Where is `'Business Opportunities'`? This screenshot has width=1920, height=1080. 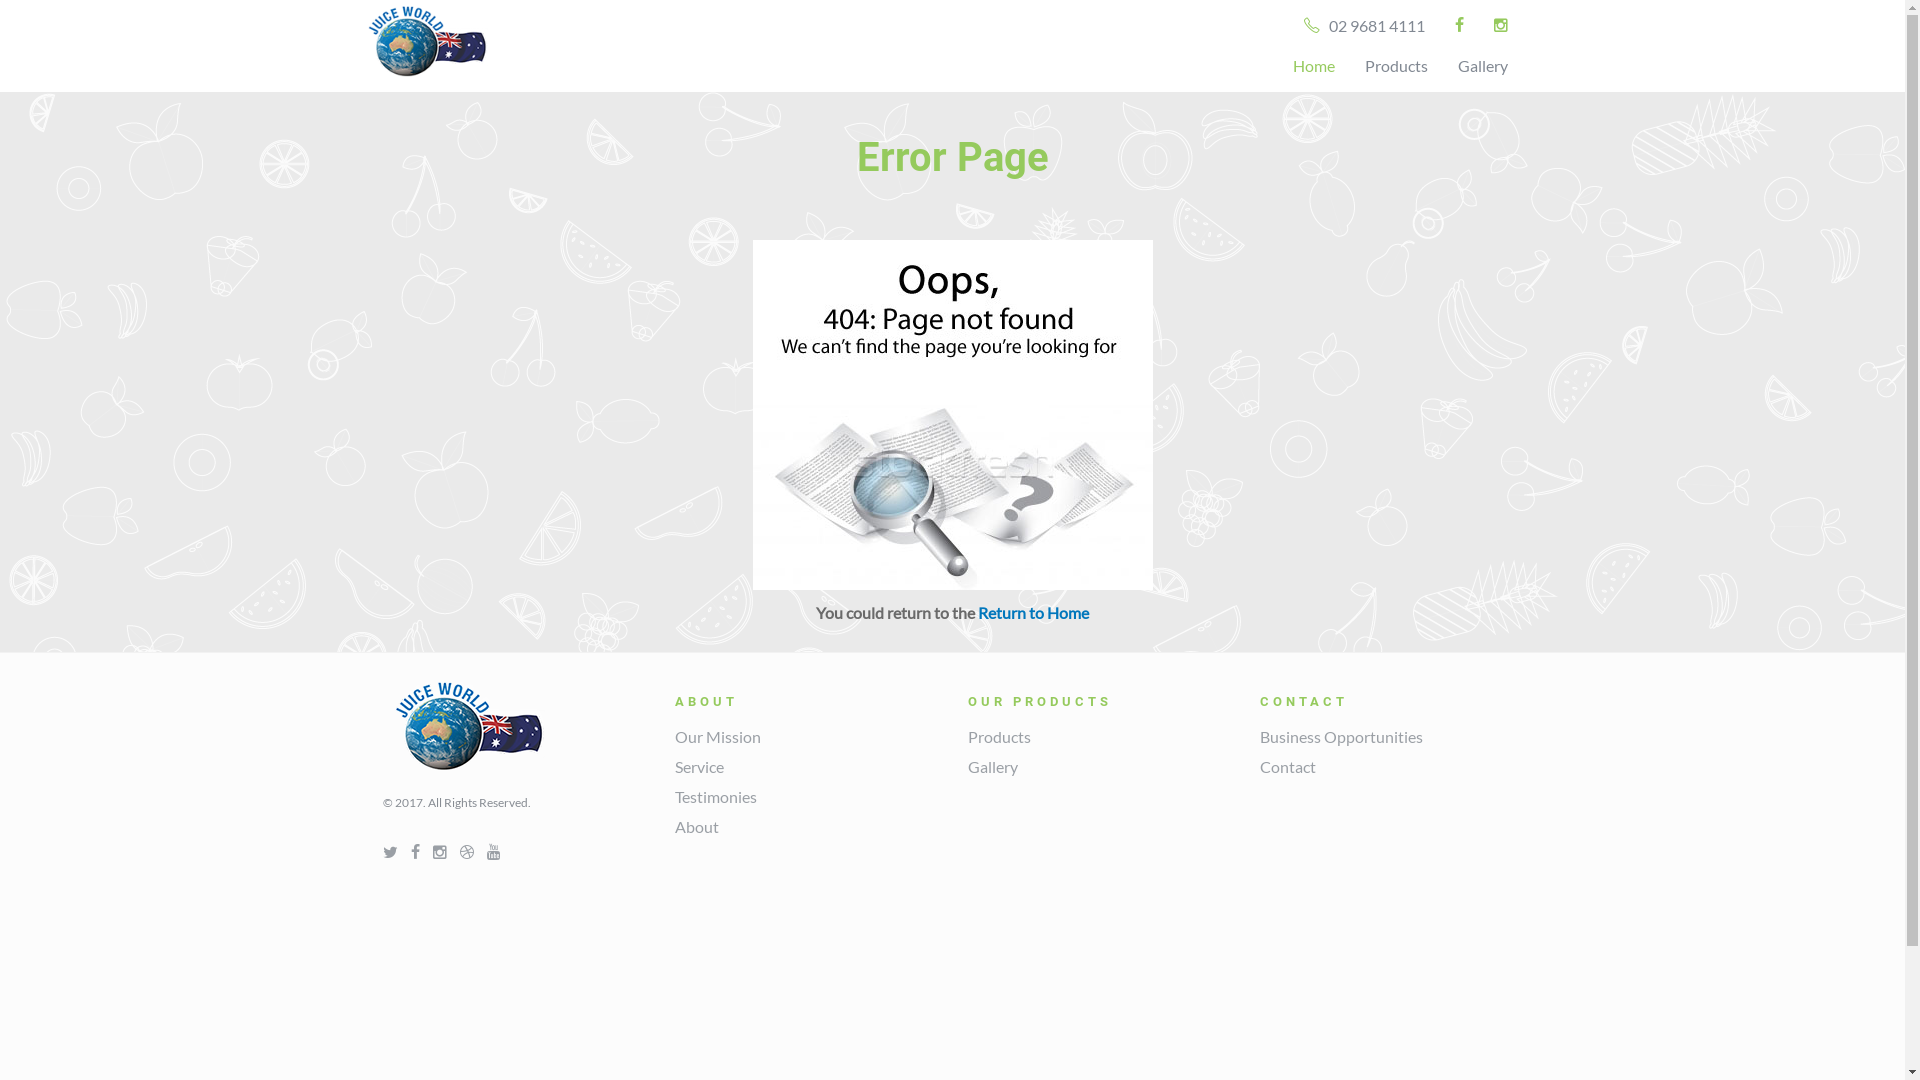 'Business Opportunities' is located at coordinates (1341, 736).